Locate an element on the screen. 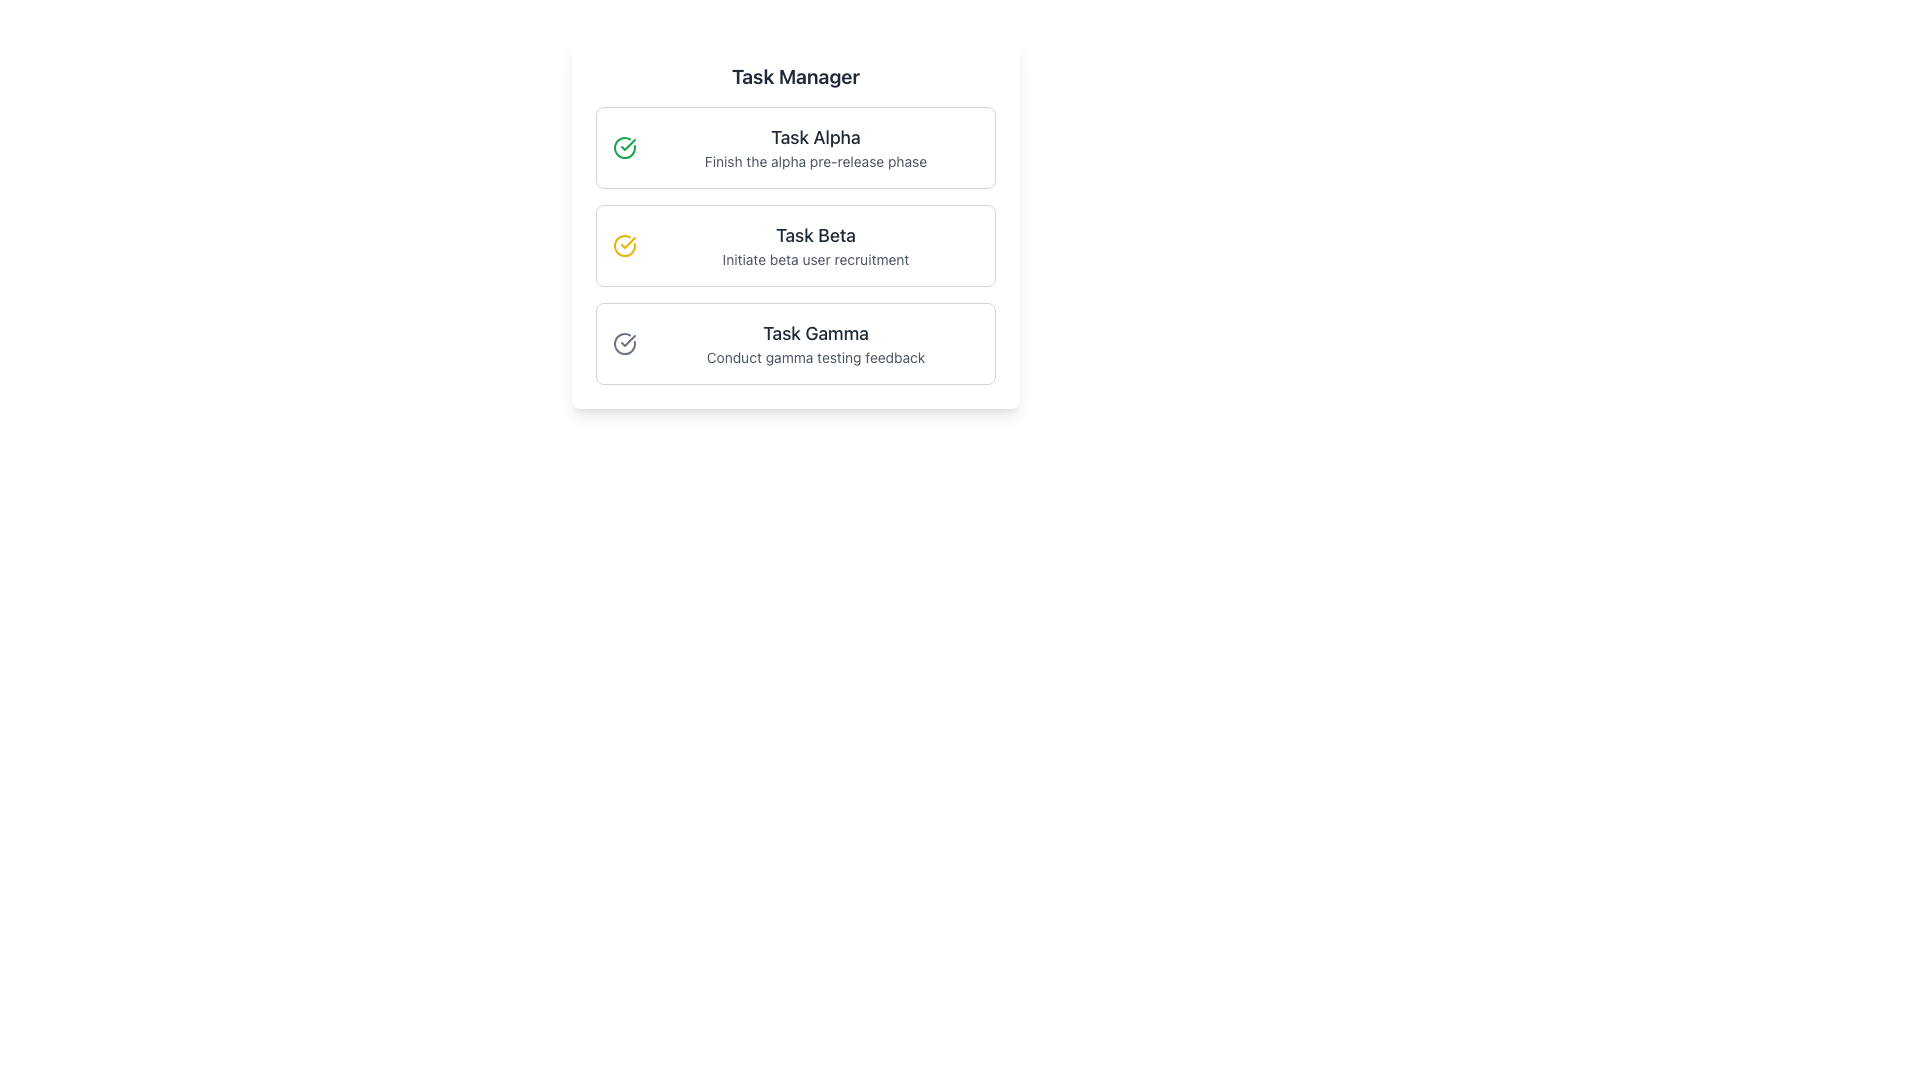  the task details by clicking on the third task card titled 'Task Gamma' in the task list is located at coordinates (795, 342).